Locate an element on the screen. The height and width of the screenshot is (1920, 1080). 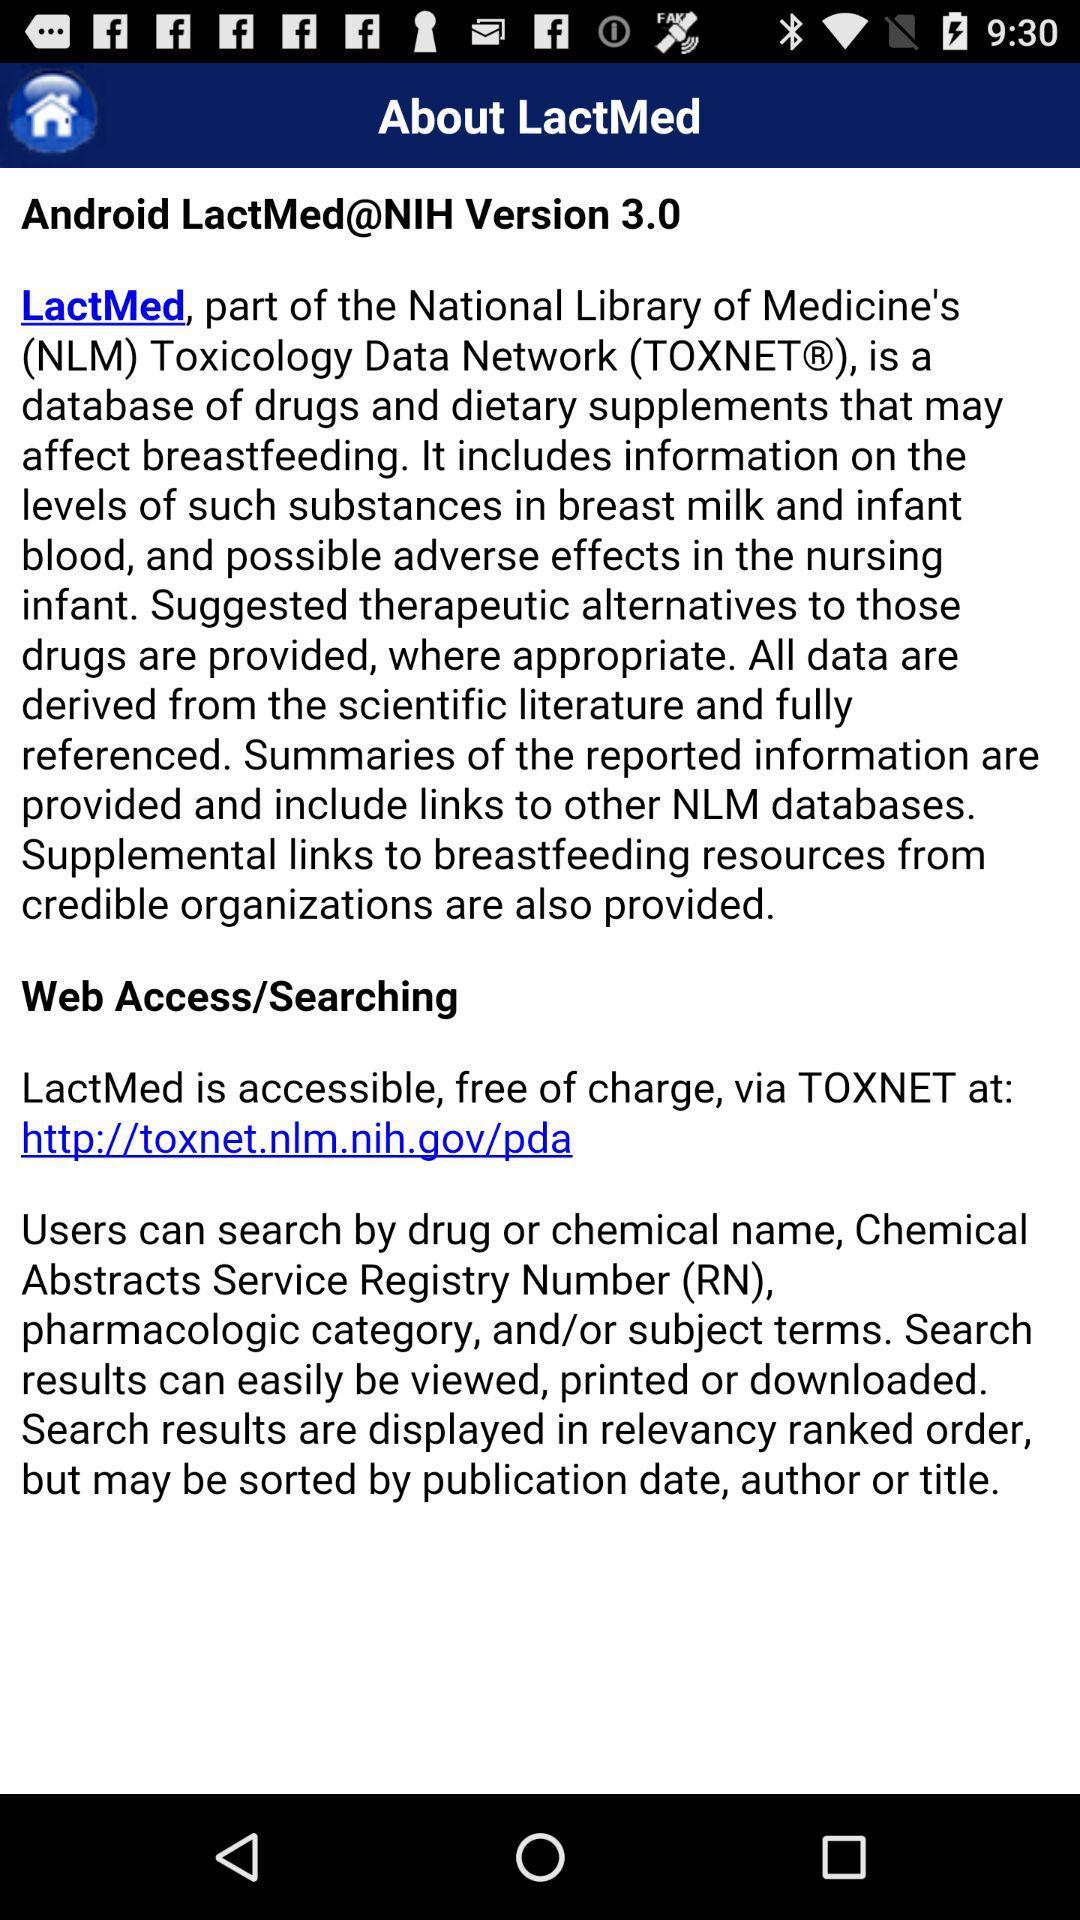
home button is located at coordinates (51, 114).